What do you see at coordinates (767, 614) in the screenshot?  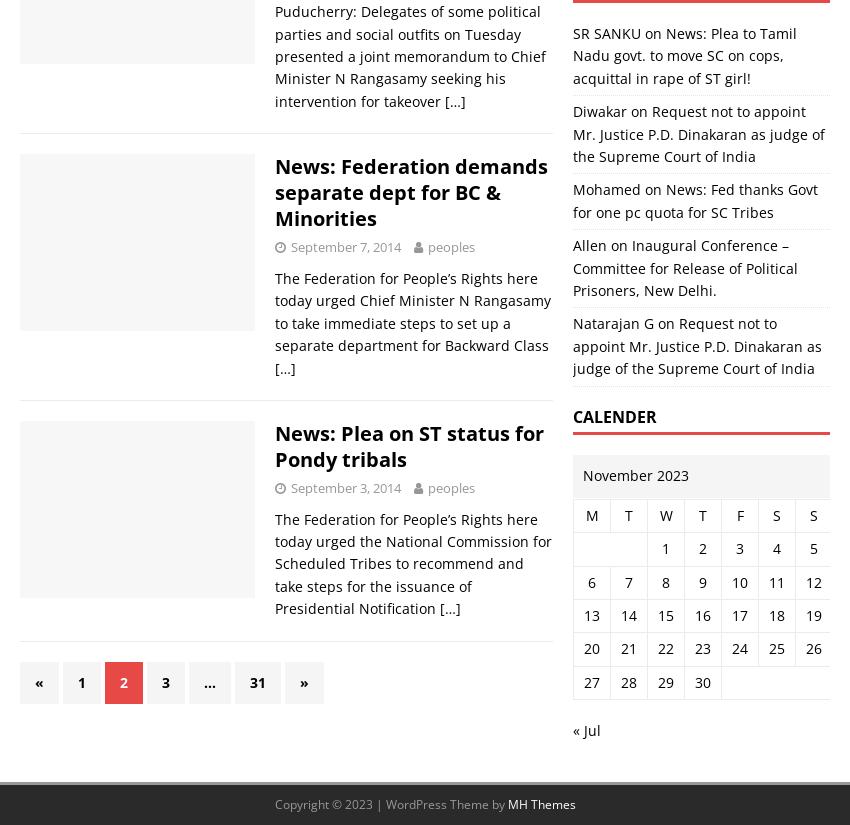 I see `'18'` at bounding box center [767, 614].